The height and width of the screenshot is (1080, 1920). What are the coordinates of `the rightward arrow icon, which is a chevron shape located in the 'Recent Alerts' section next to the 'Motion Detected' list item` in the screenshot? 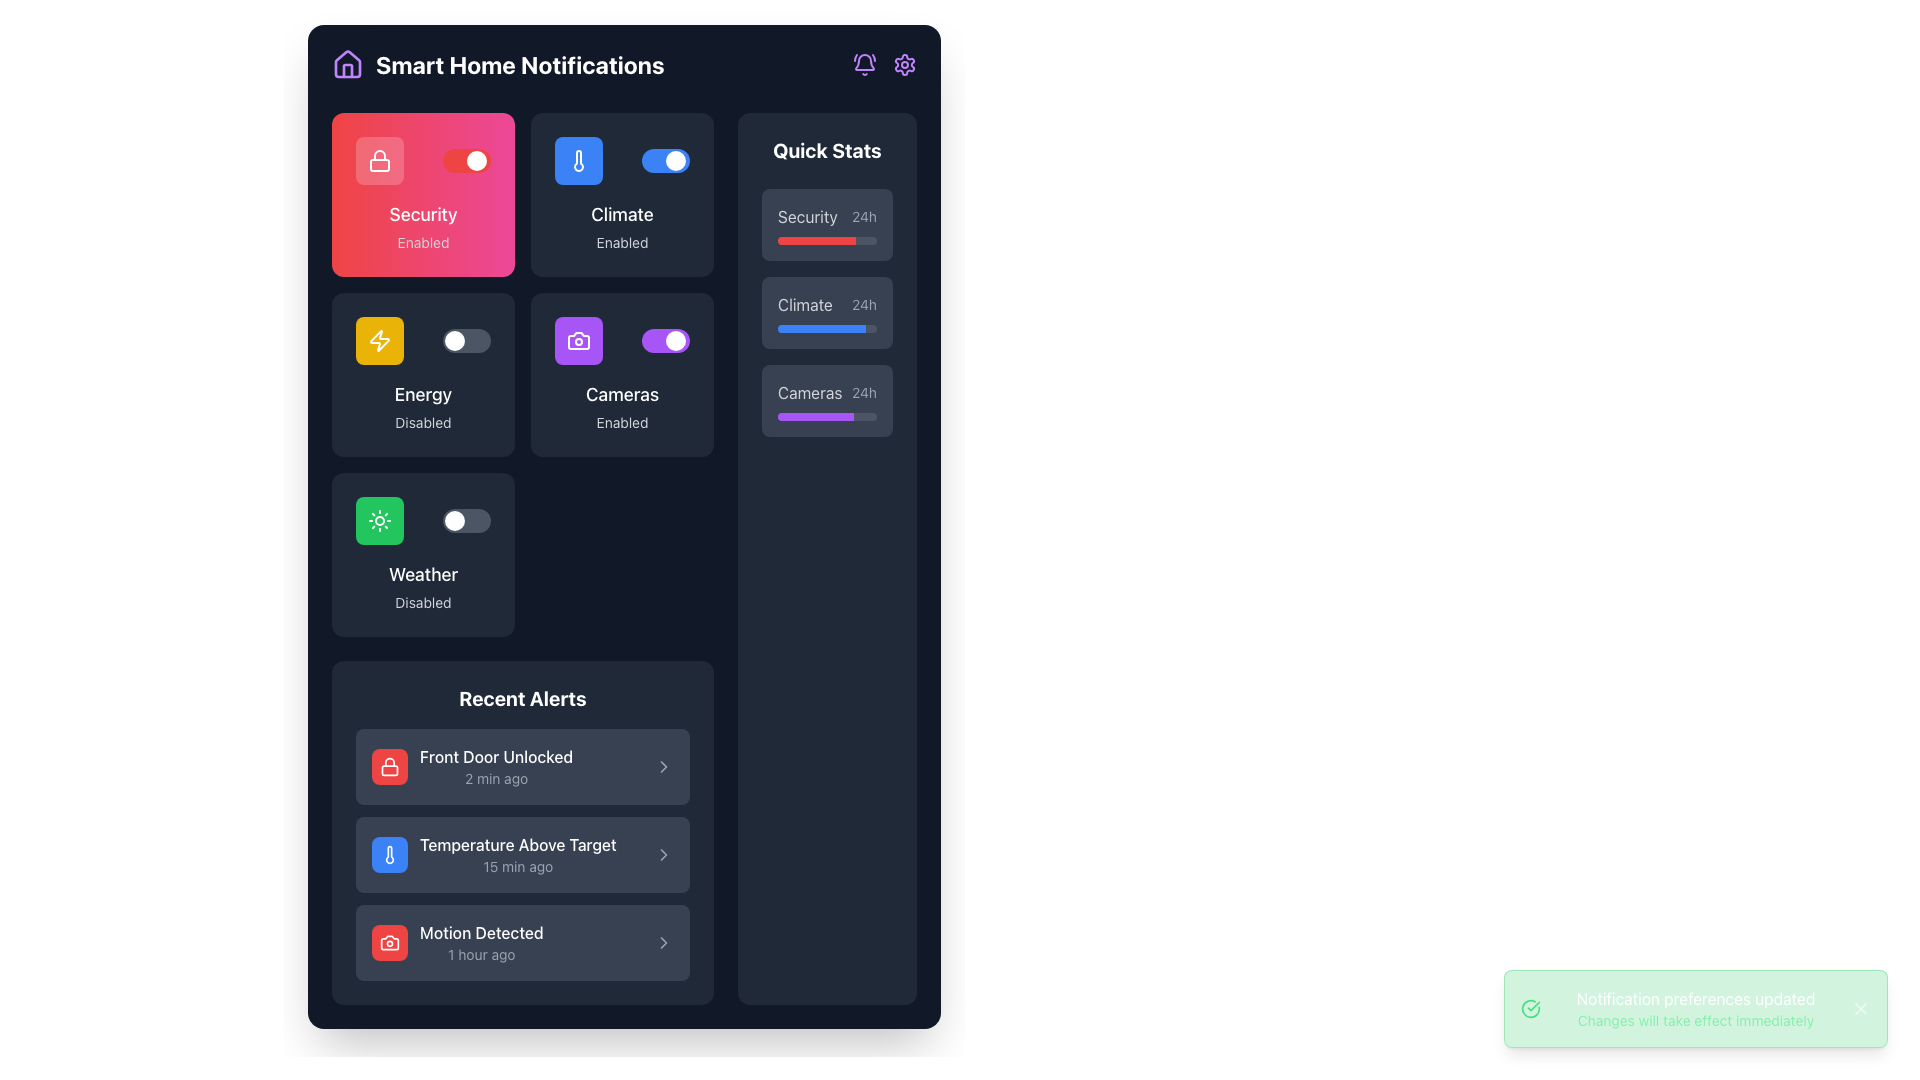 It's located at (663, 942).